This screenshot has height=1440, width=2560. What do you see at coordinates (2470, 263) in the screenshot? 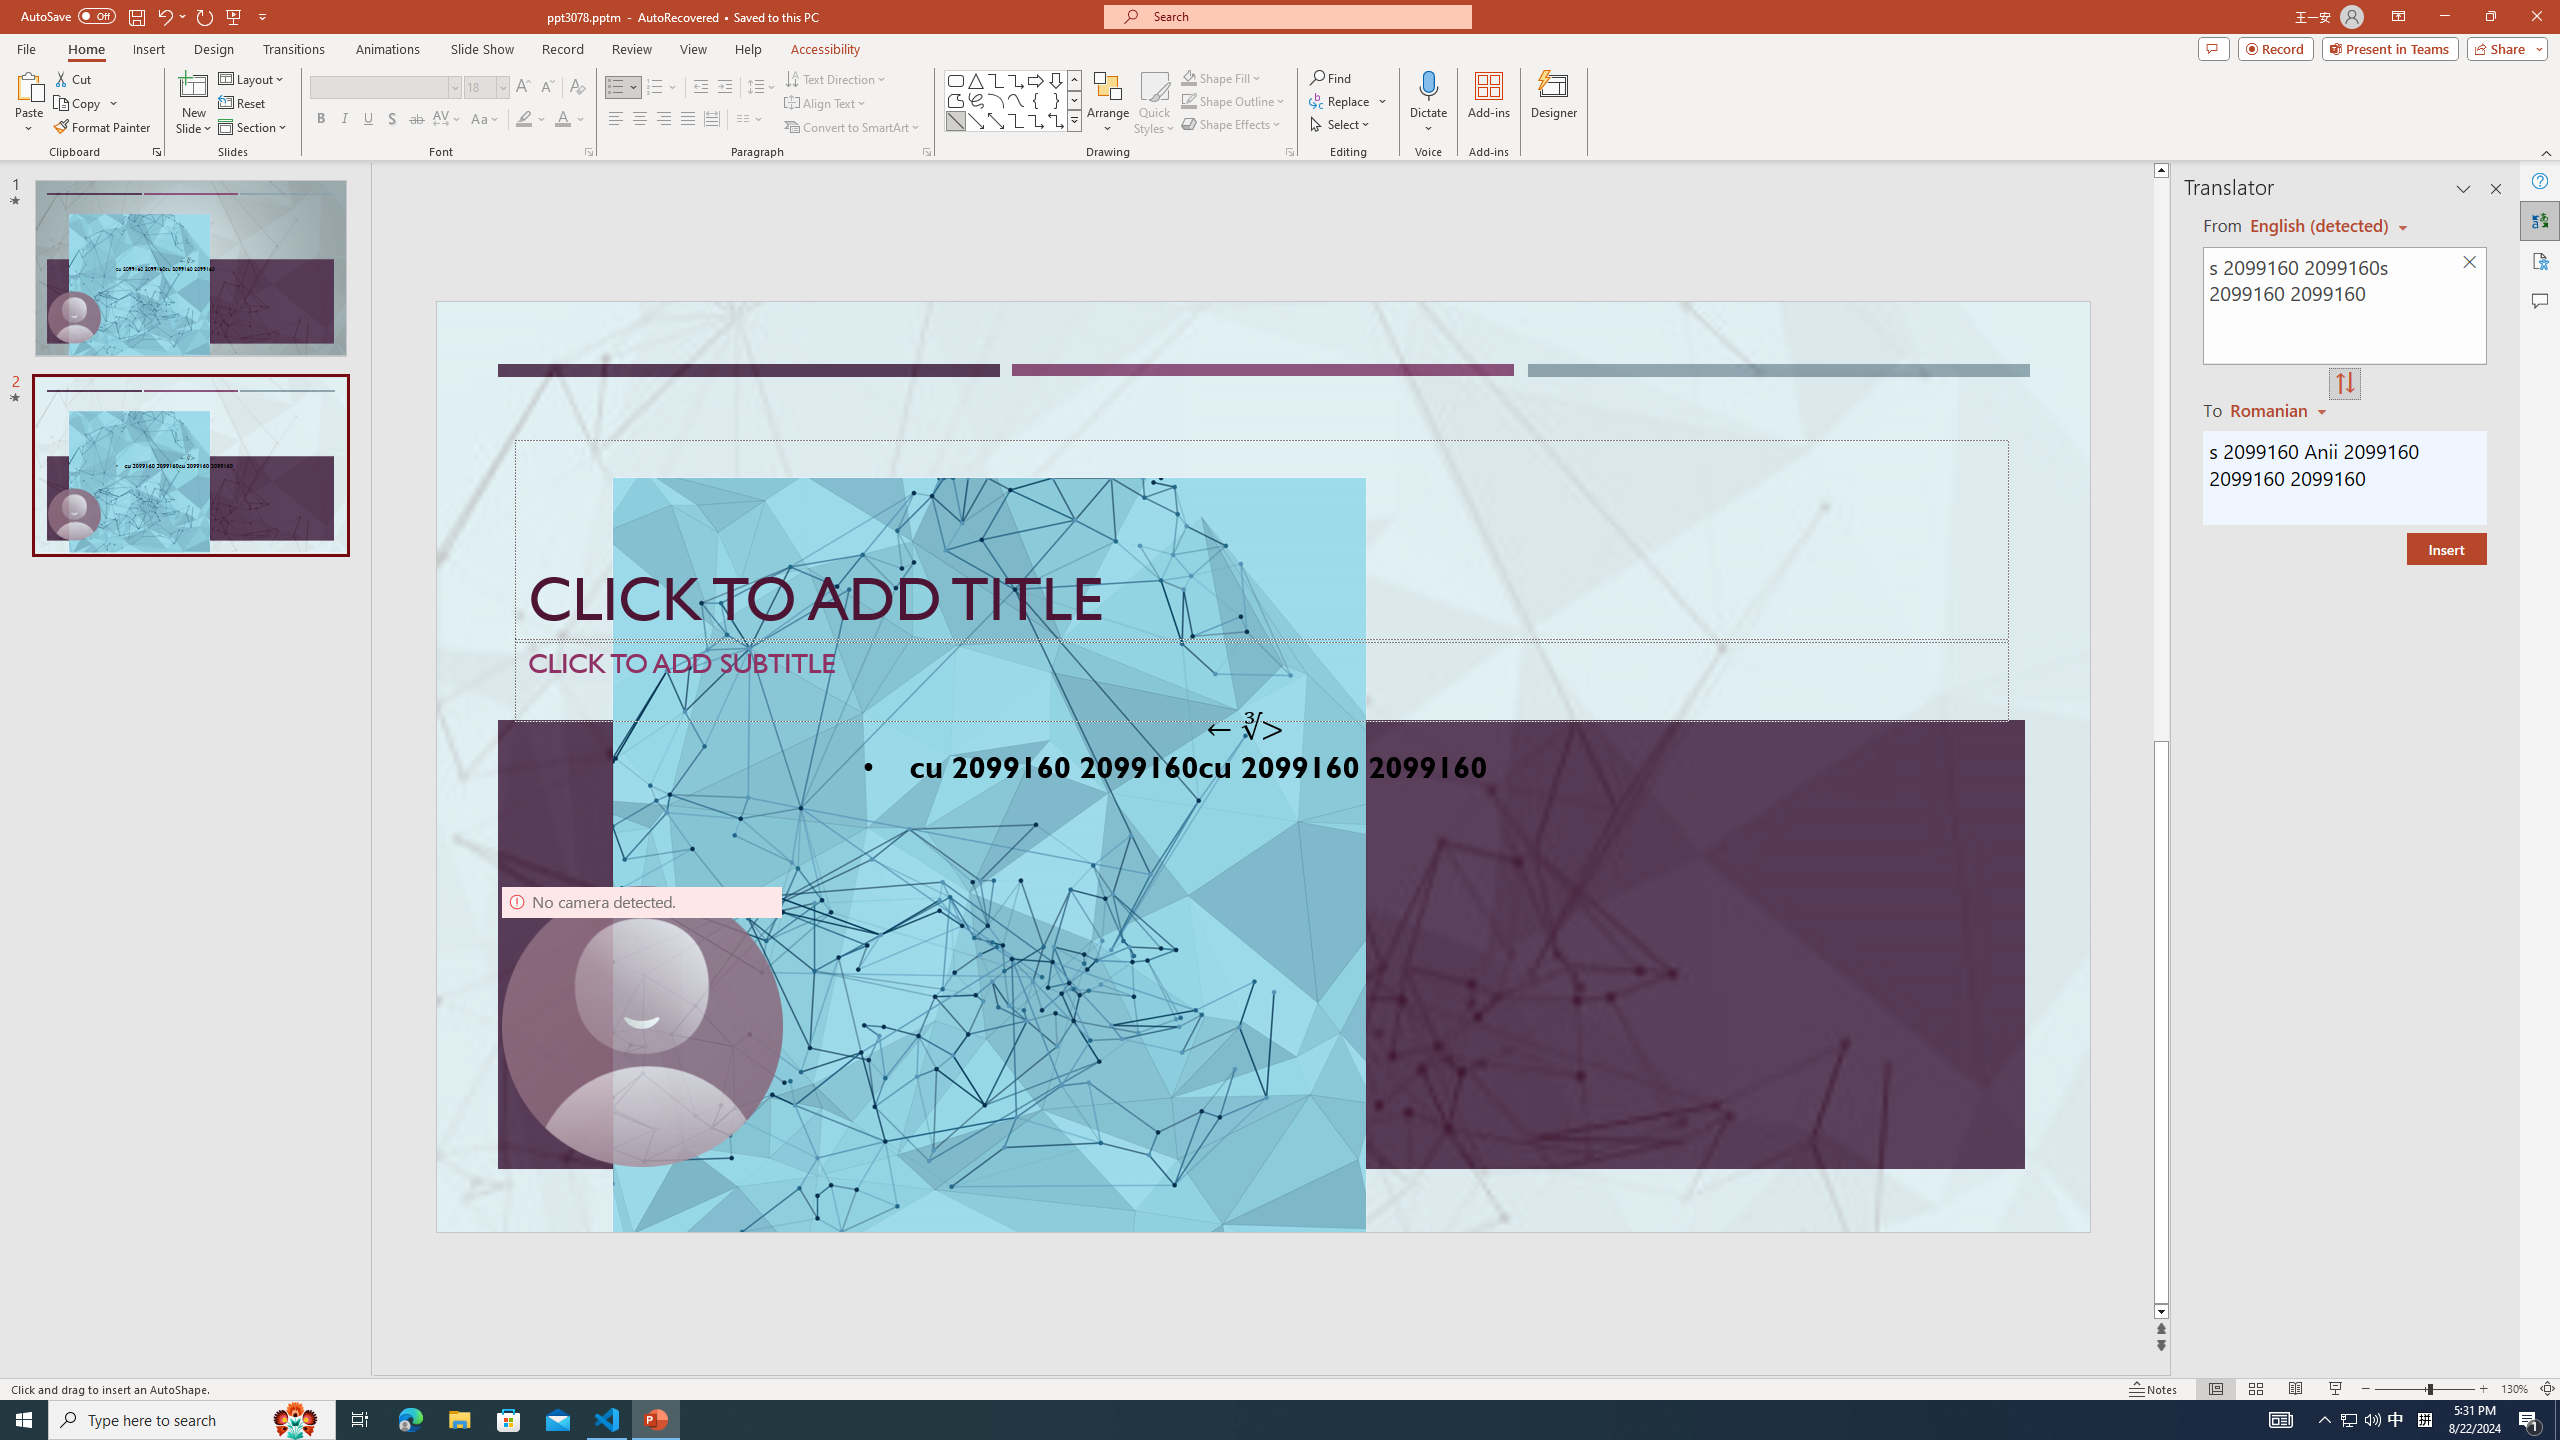
I see `'Clear text'` at bounding box center [2470, 263].